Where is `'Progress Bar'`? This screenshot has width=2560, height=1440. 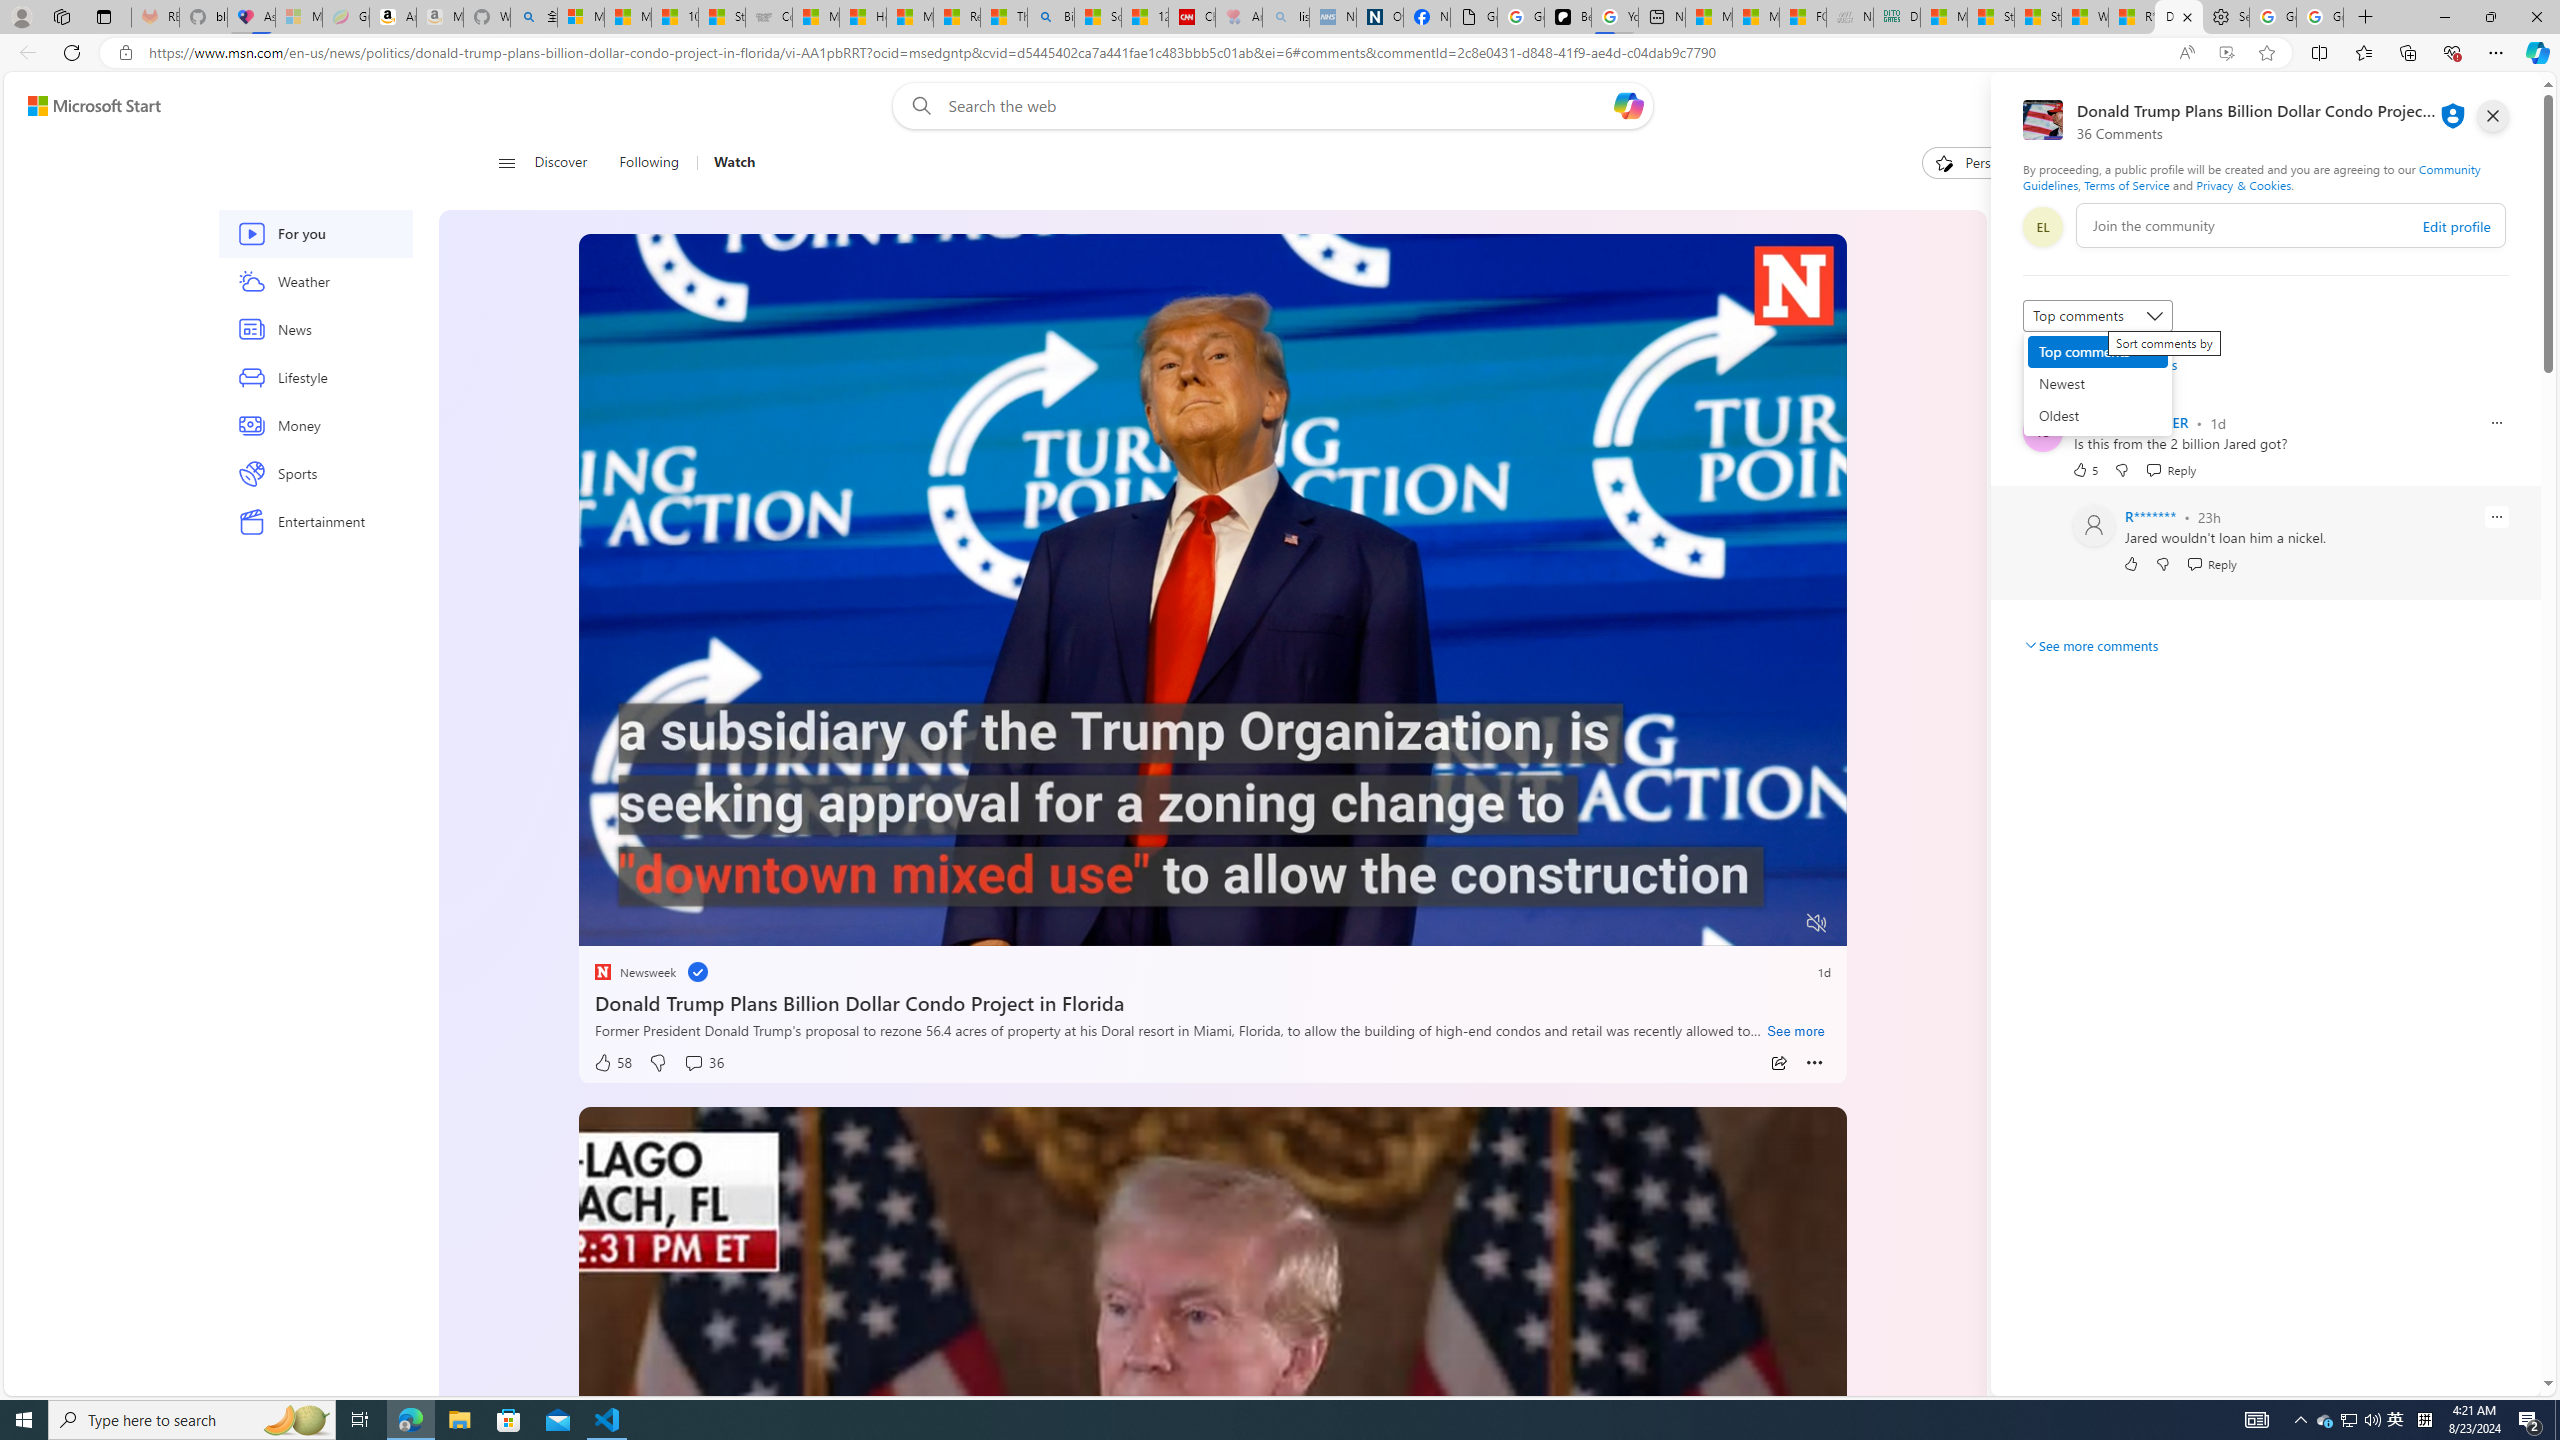 'Progress Bar' is located at coordinates (1211, 897).